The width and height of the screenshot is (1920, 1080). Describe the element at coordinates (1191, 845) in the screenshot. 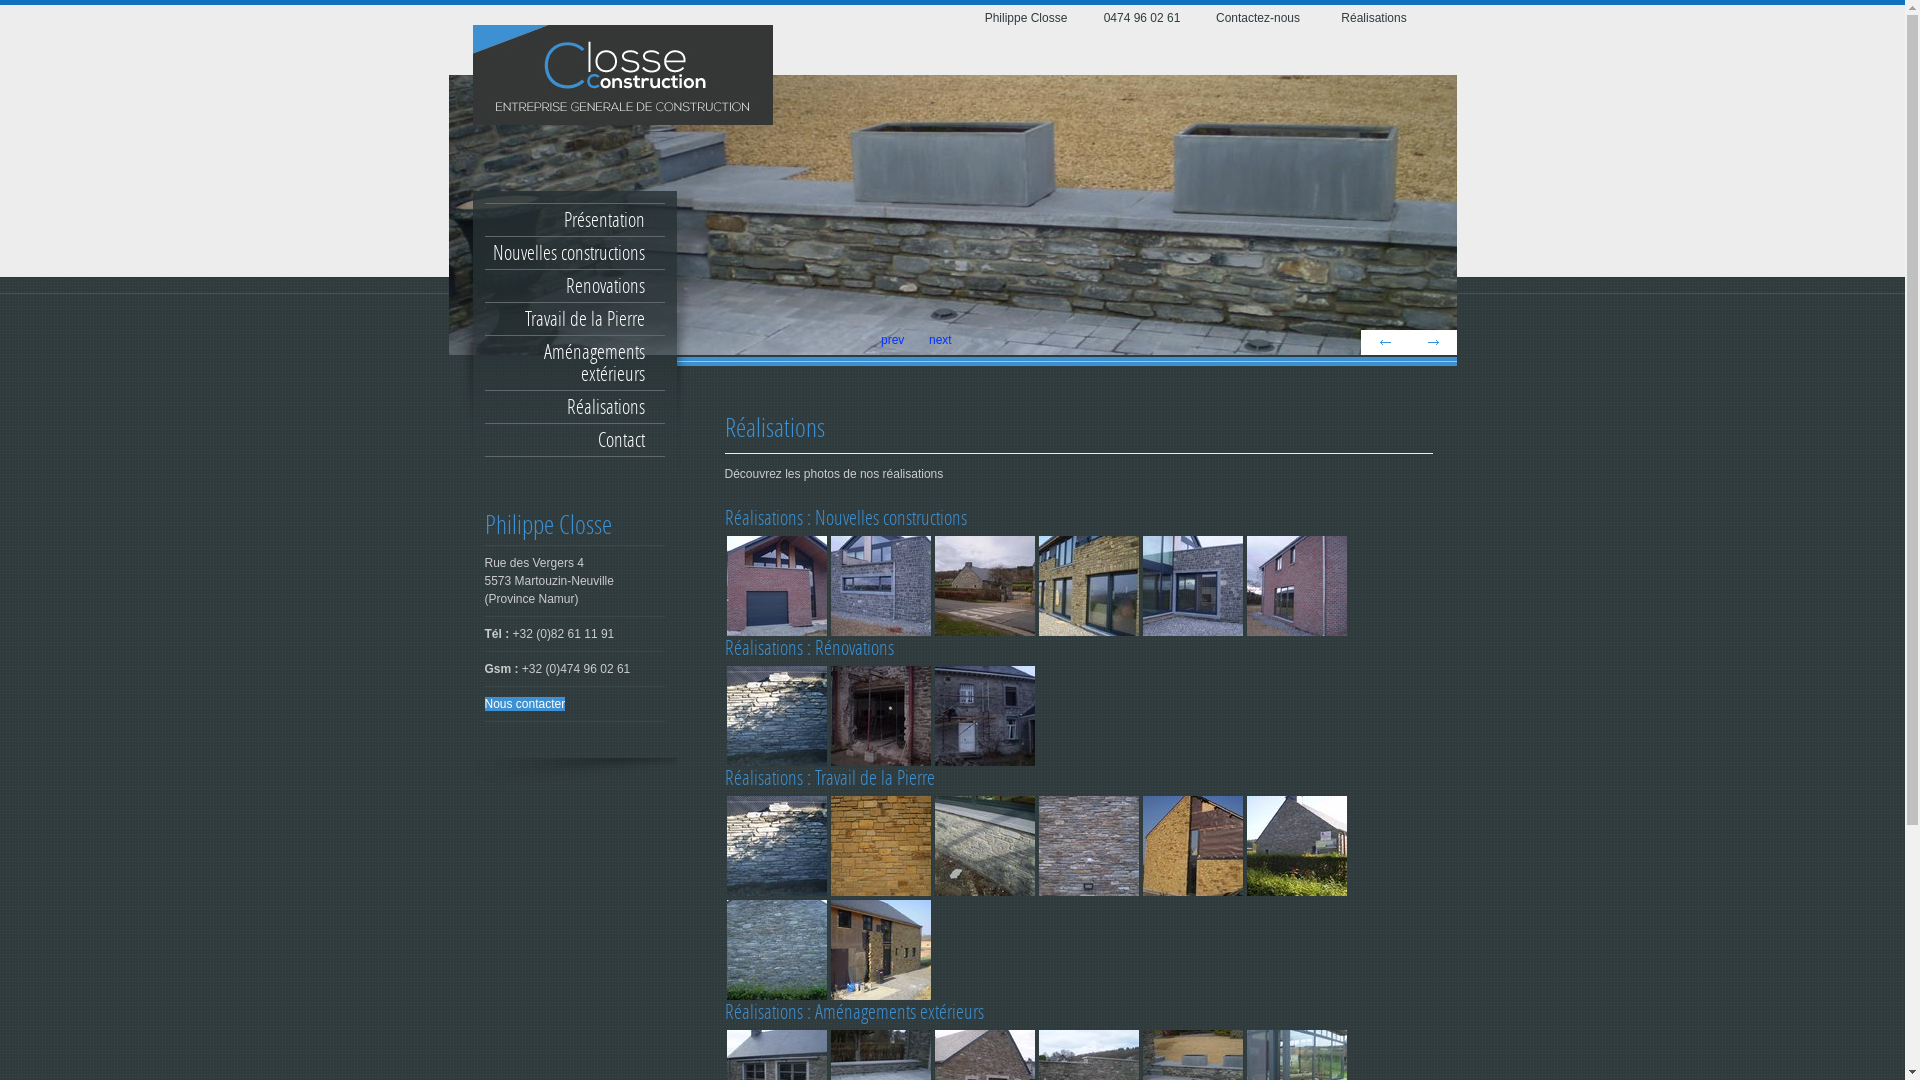

I see `'OLYMPUS DIGITAL CAMERA         '` at that location.